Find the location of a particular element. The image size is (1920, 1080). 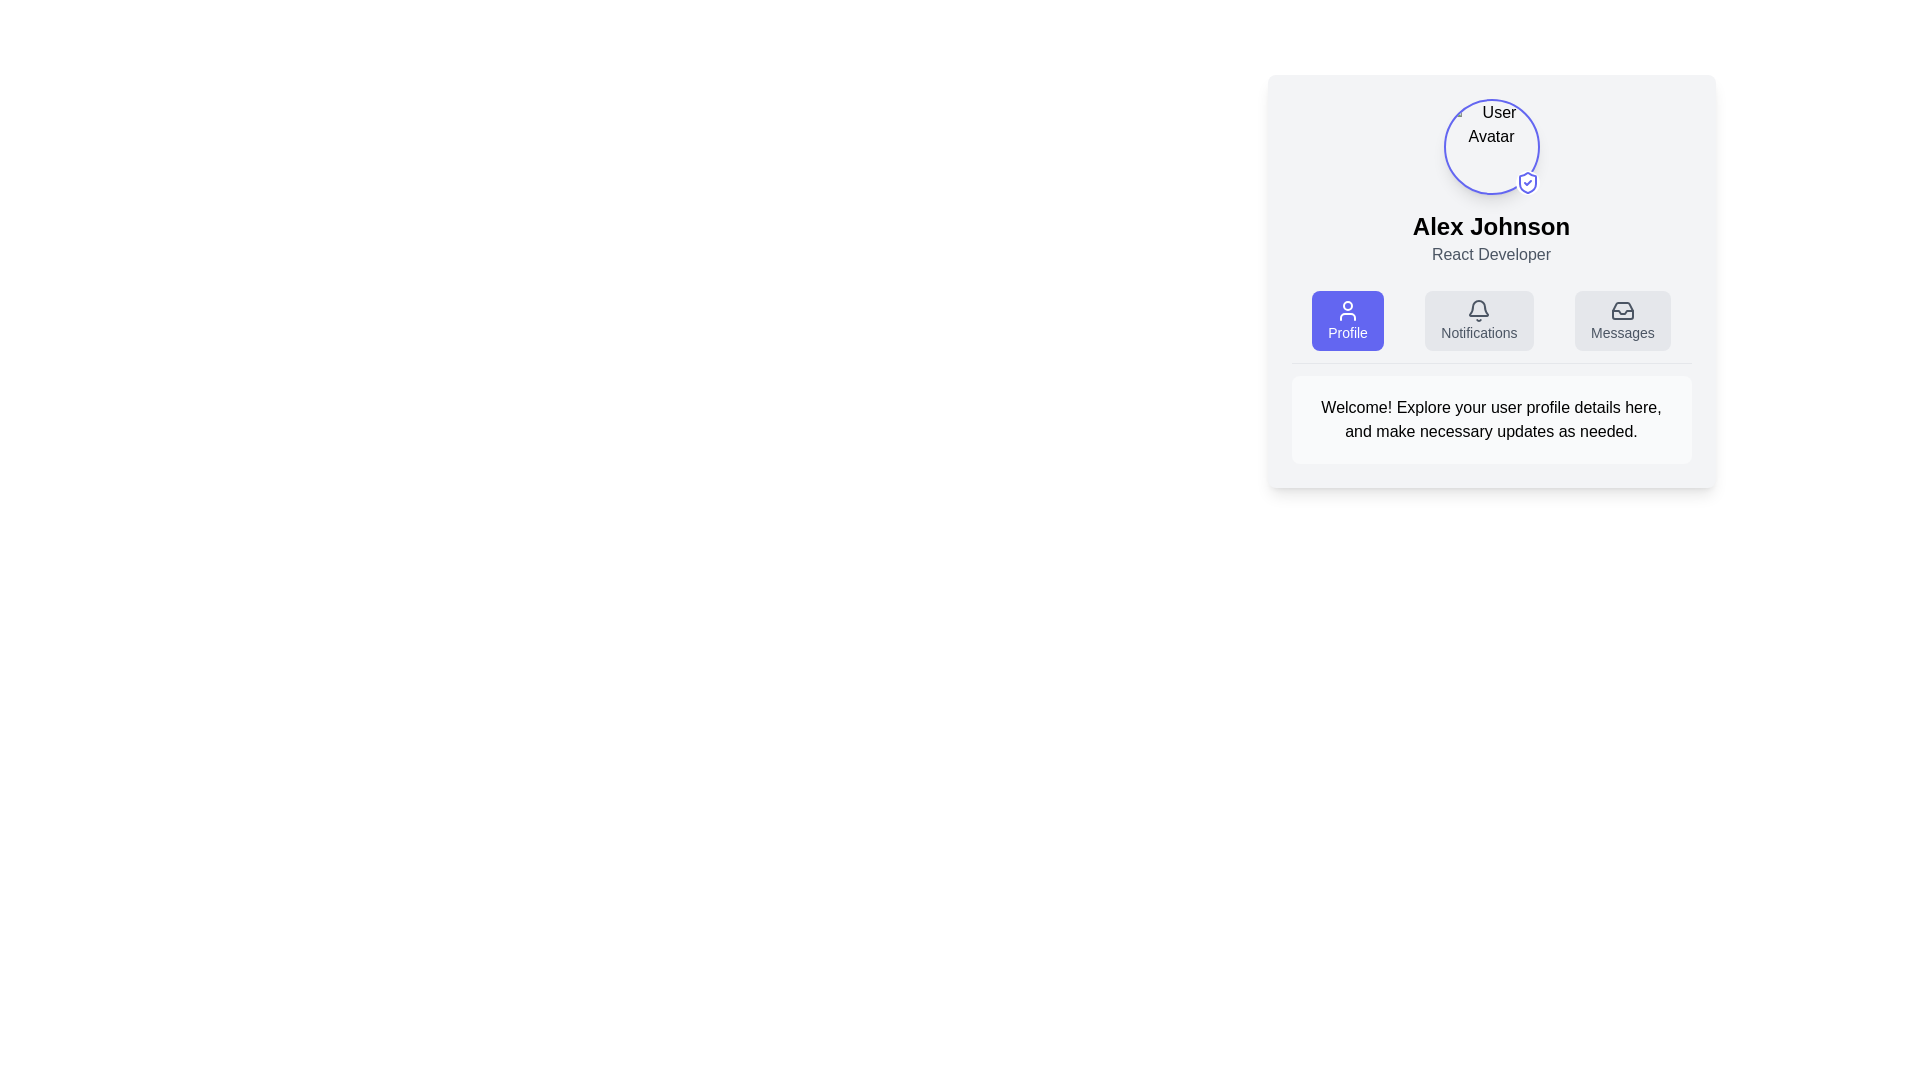

the 'Messages' button, which contains an inbox icon with a gray outline is located at coordinates (1622, 311).